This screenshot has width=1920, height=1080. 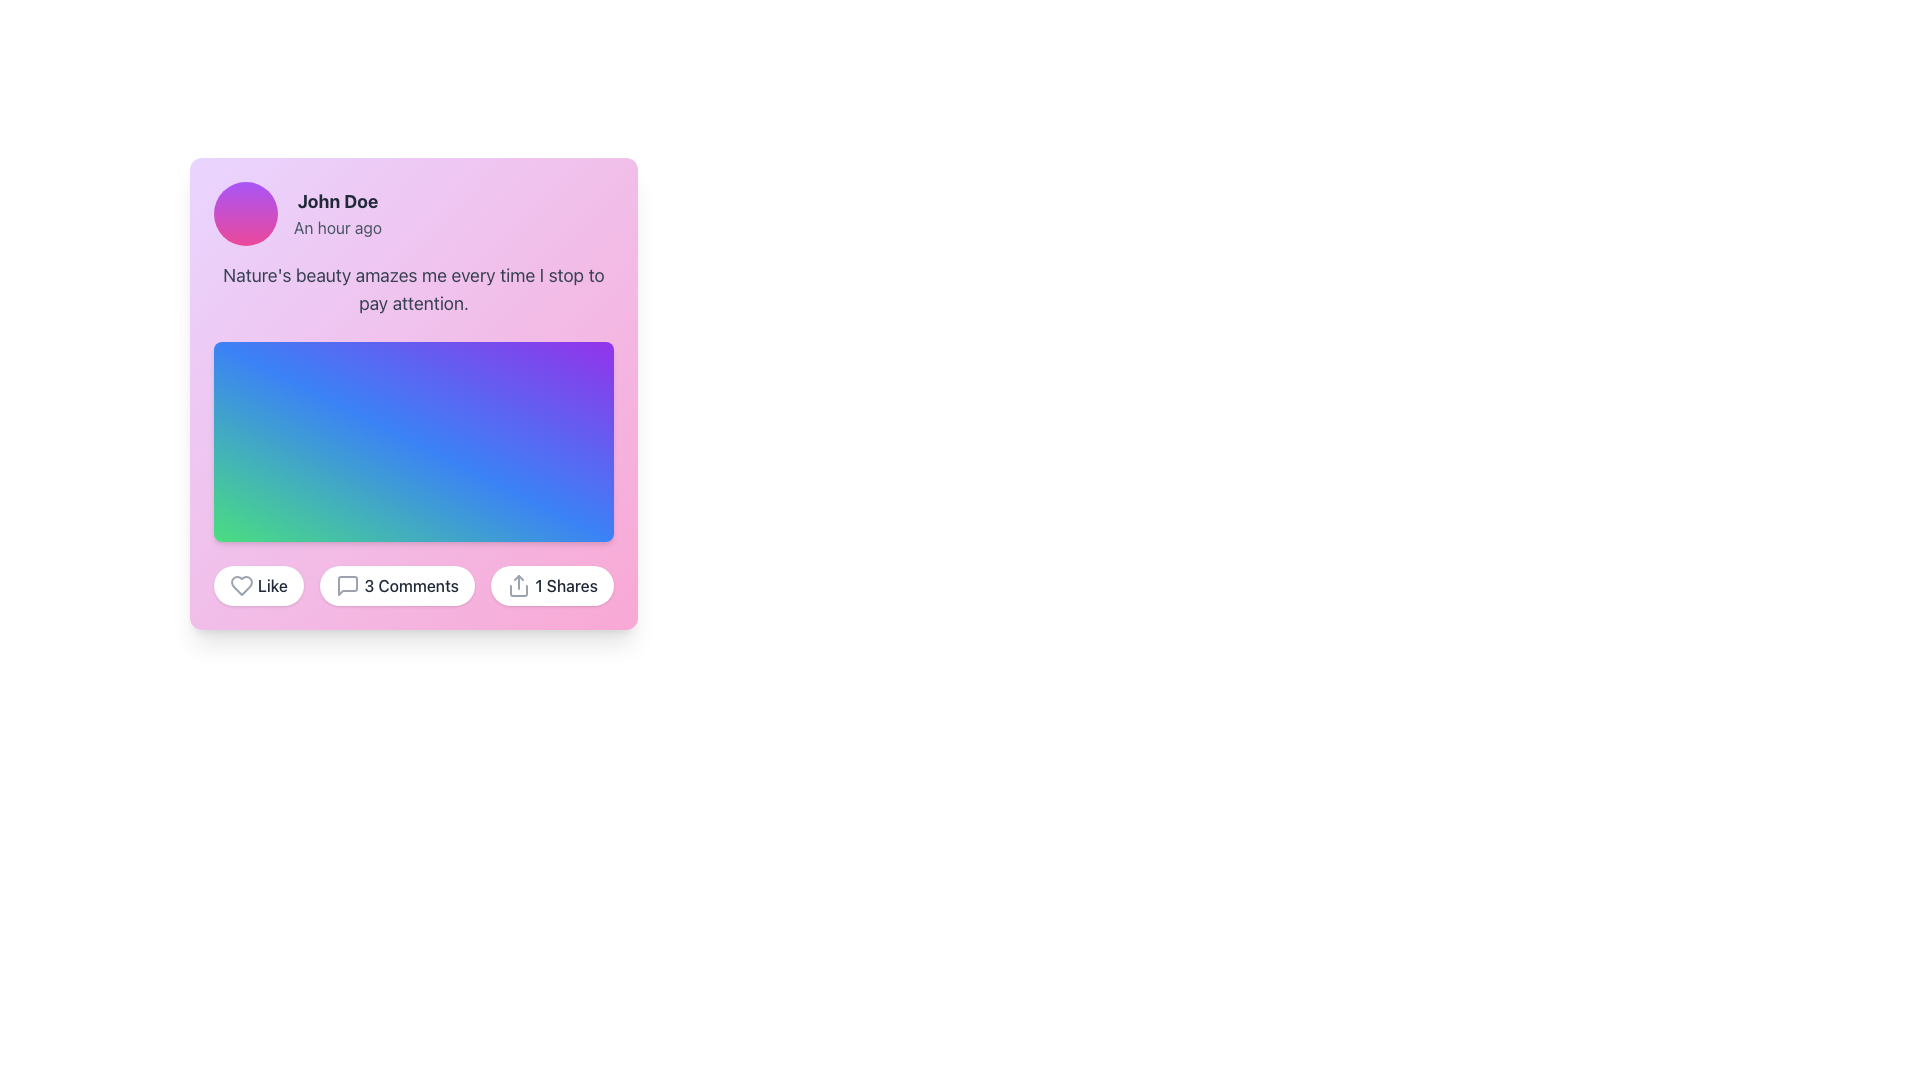 What do you see at coordinates (397, 585) in the screenshot?
I see `the comment button, which is the second button in a row of three buttons at the bottom of the card, positioned between the 'Like' button and the '1 Shares' button` at bounding box center [397, 585].